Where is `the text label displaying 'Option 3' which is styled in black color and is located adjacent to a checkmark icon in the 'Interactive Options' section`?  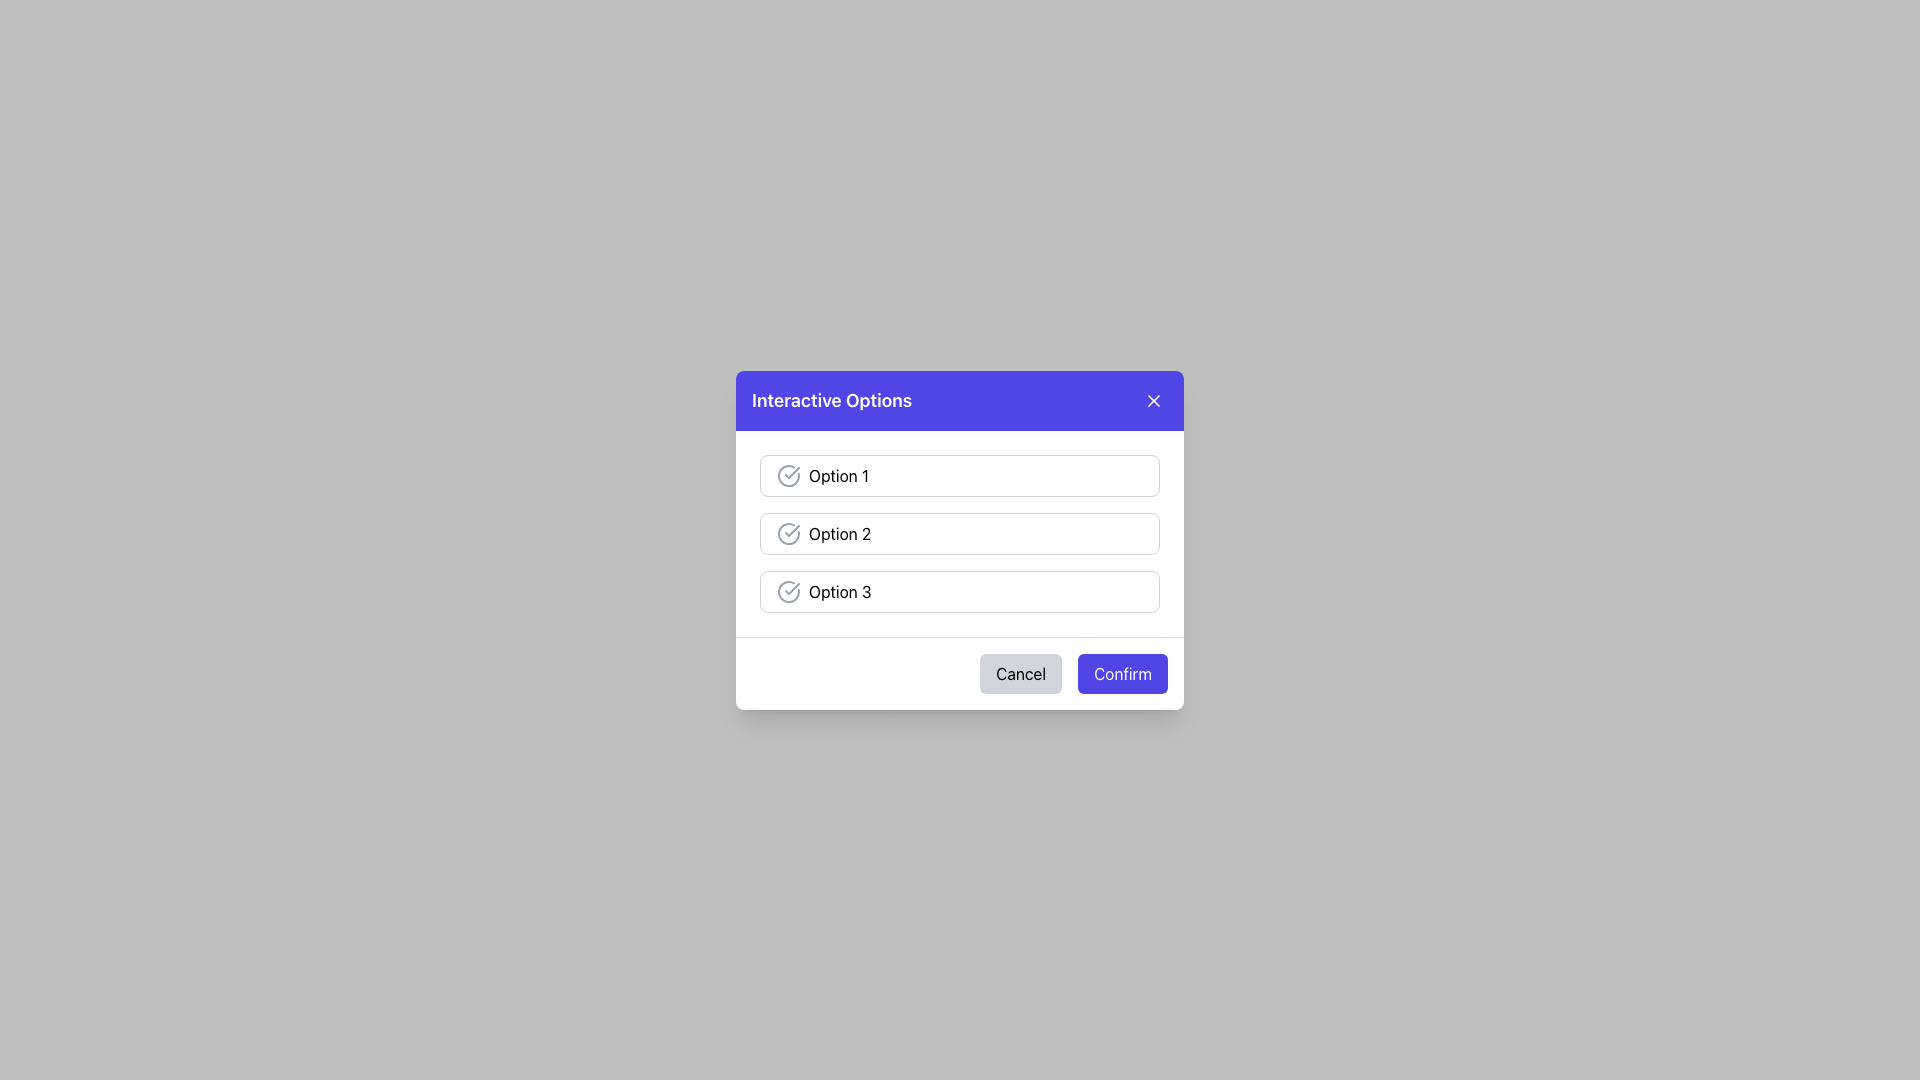
the text label displaying 'Option 3' which is styled in black color and is located adjacent to a checkmark icon in the 'Interactive Options' section is located at coordinates (840, 590).